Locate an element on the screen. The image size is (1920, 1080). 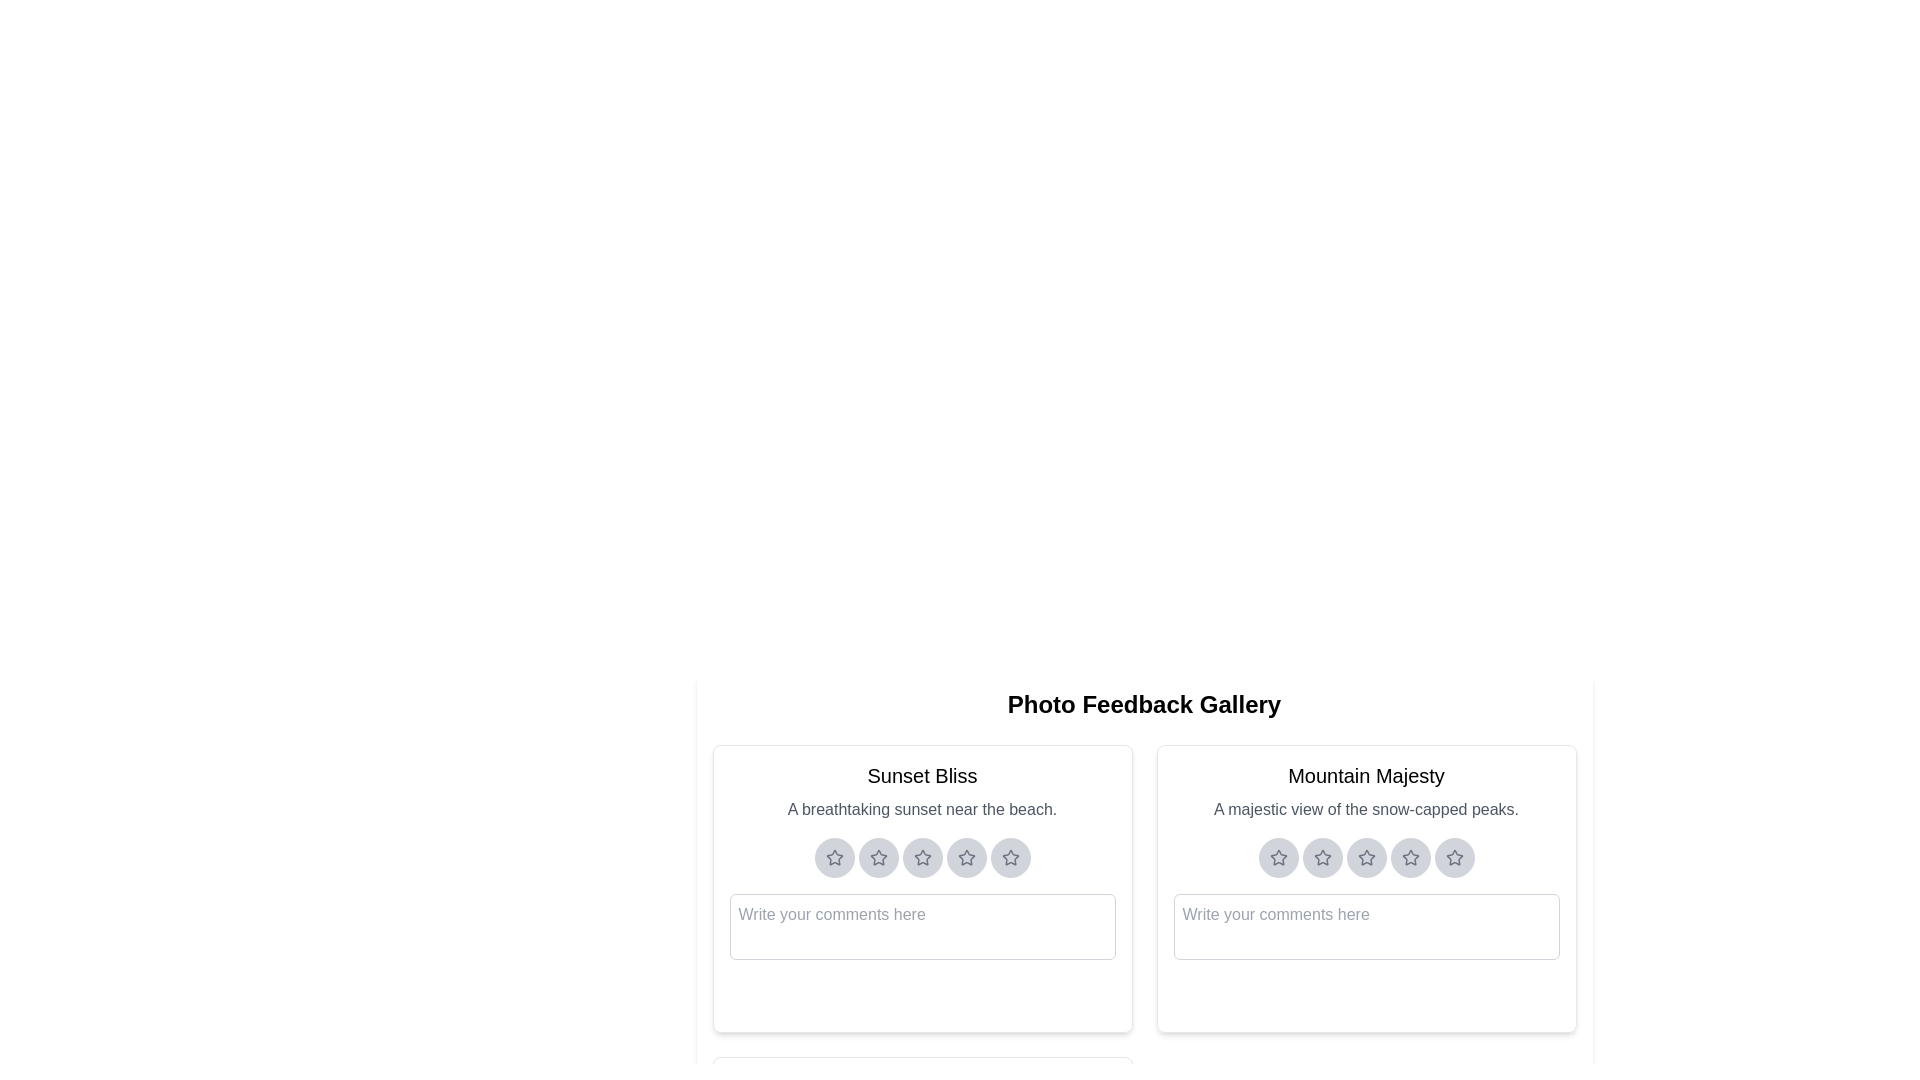
the second star icon in the horizontal arrangement of five stars under 'Mountain Majesty' is located at coordinates (1322, 856).